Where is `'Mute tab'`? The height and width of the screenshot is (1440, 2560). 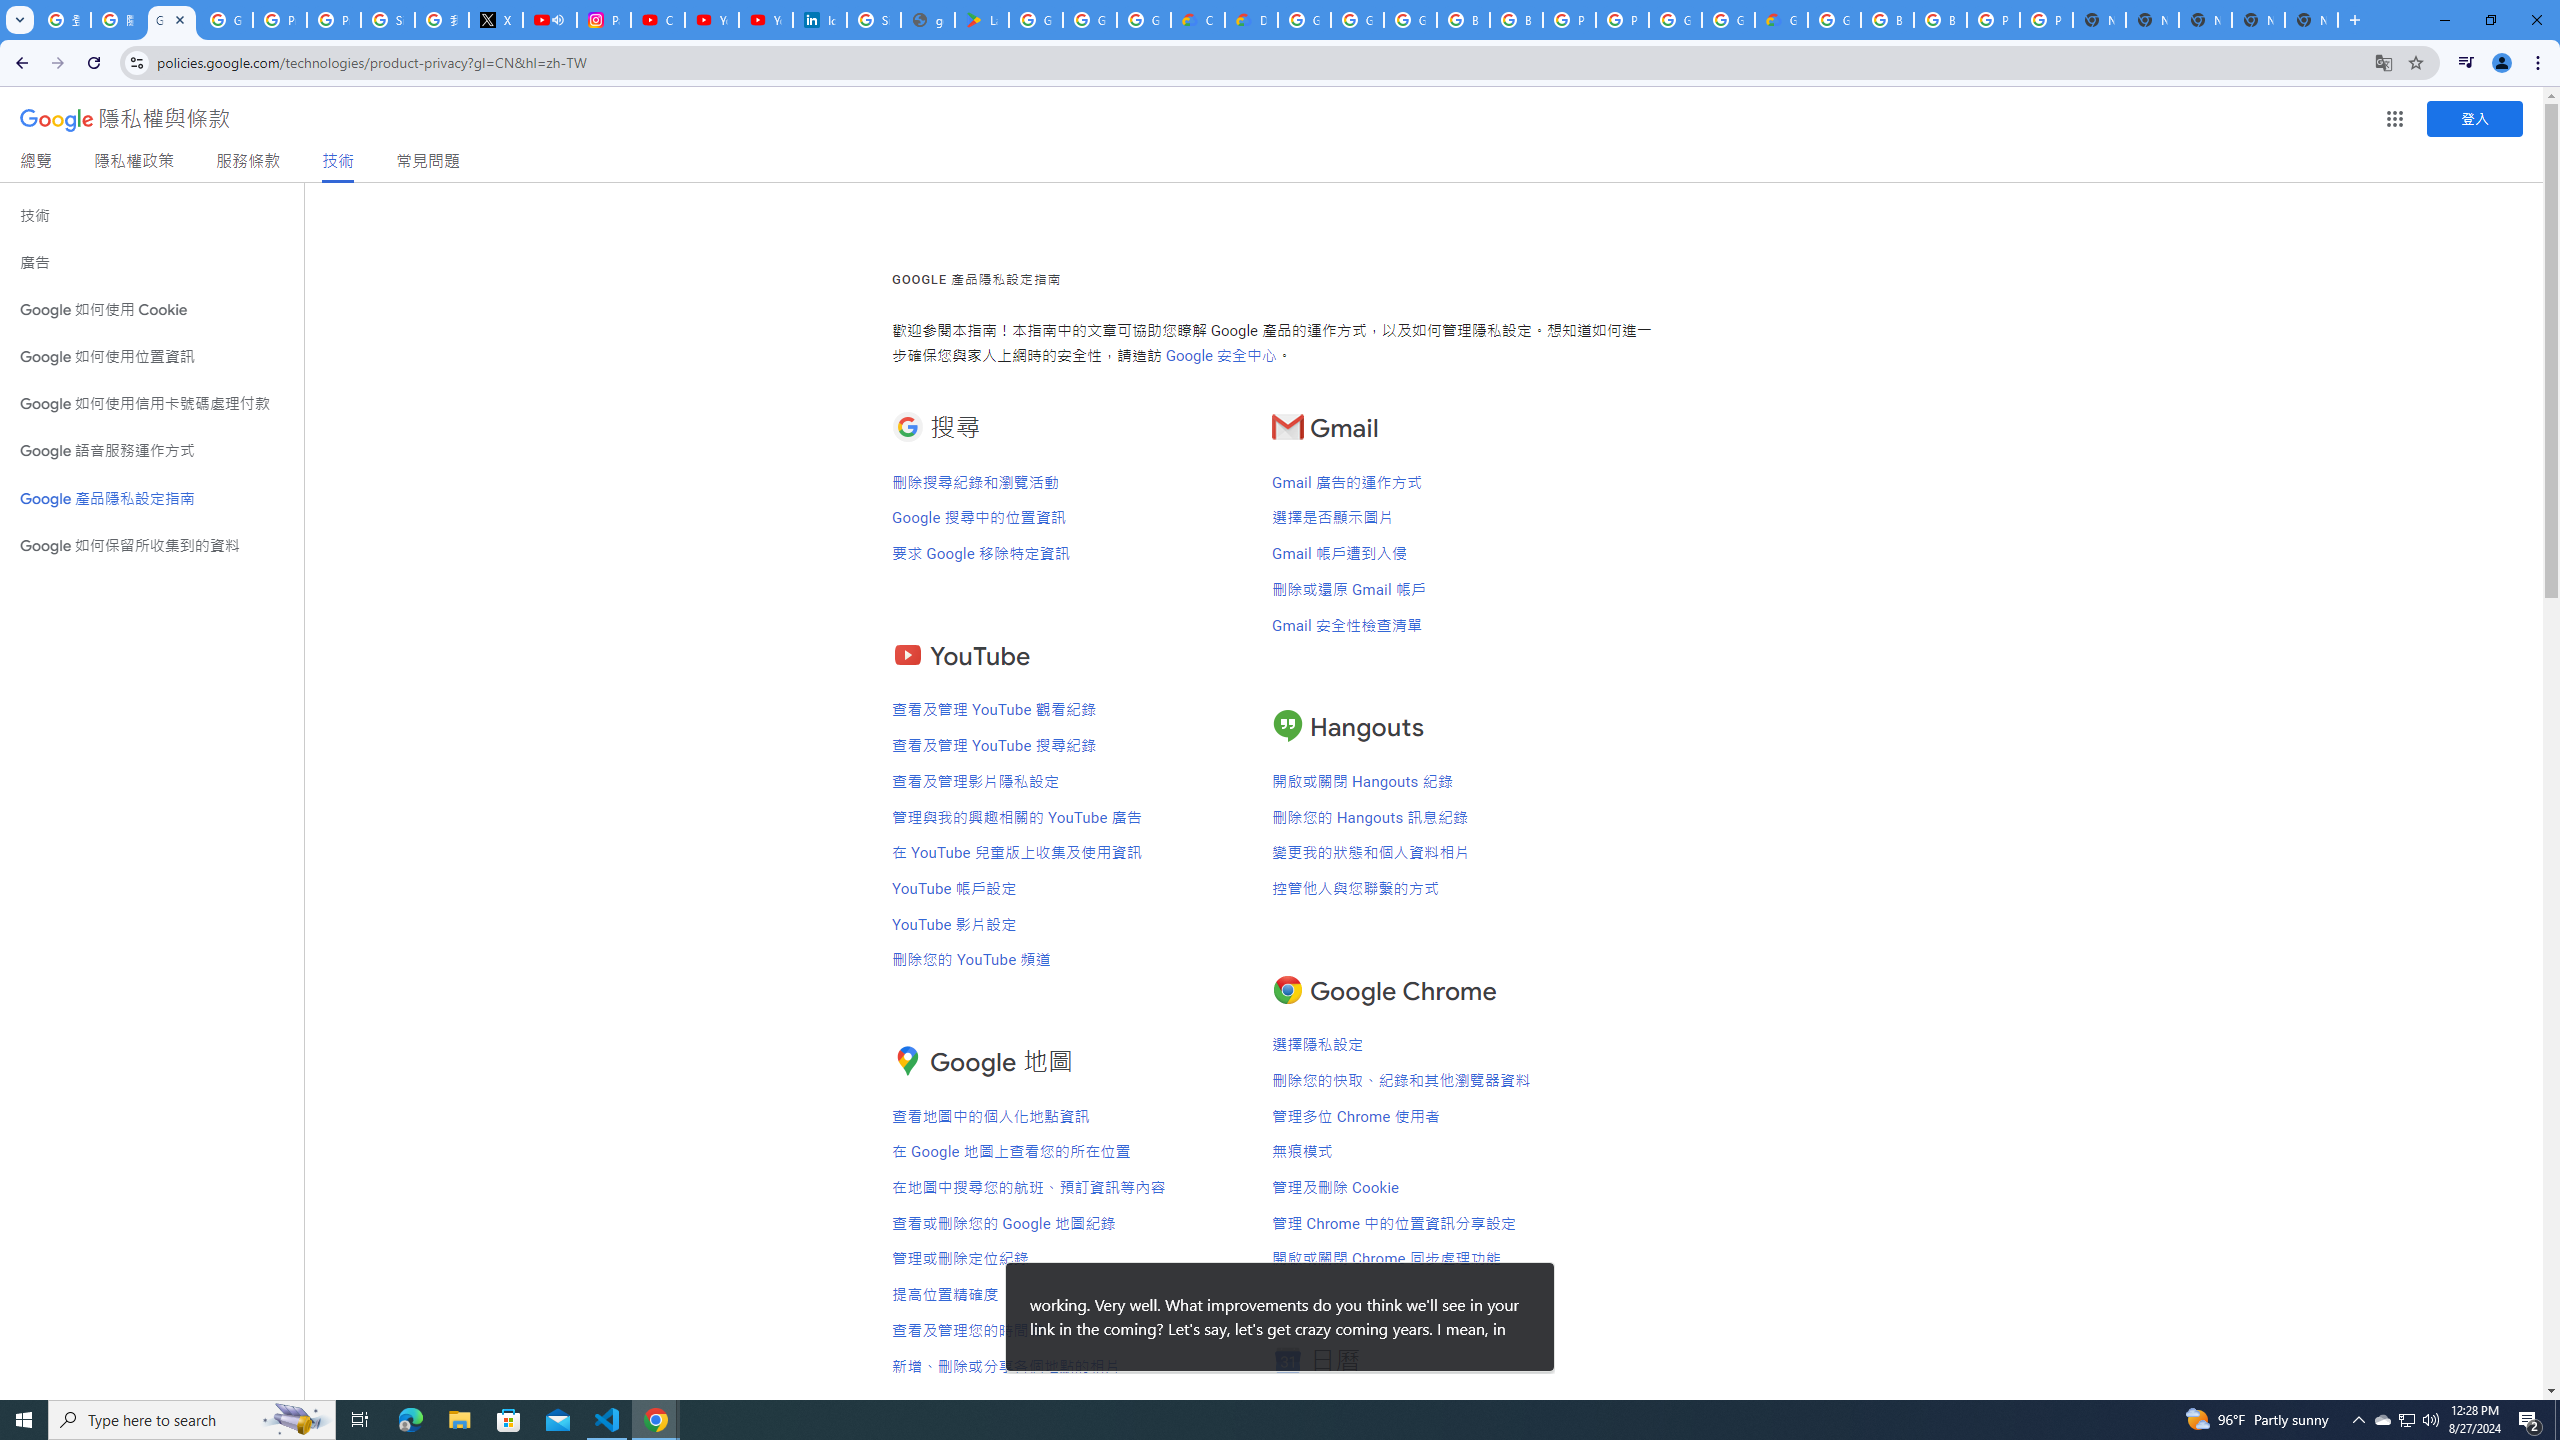 'Mute tab' is located at coordinates (558, 19).